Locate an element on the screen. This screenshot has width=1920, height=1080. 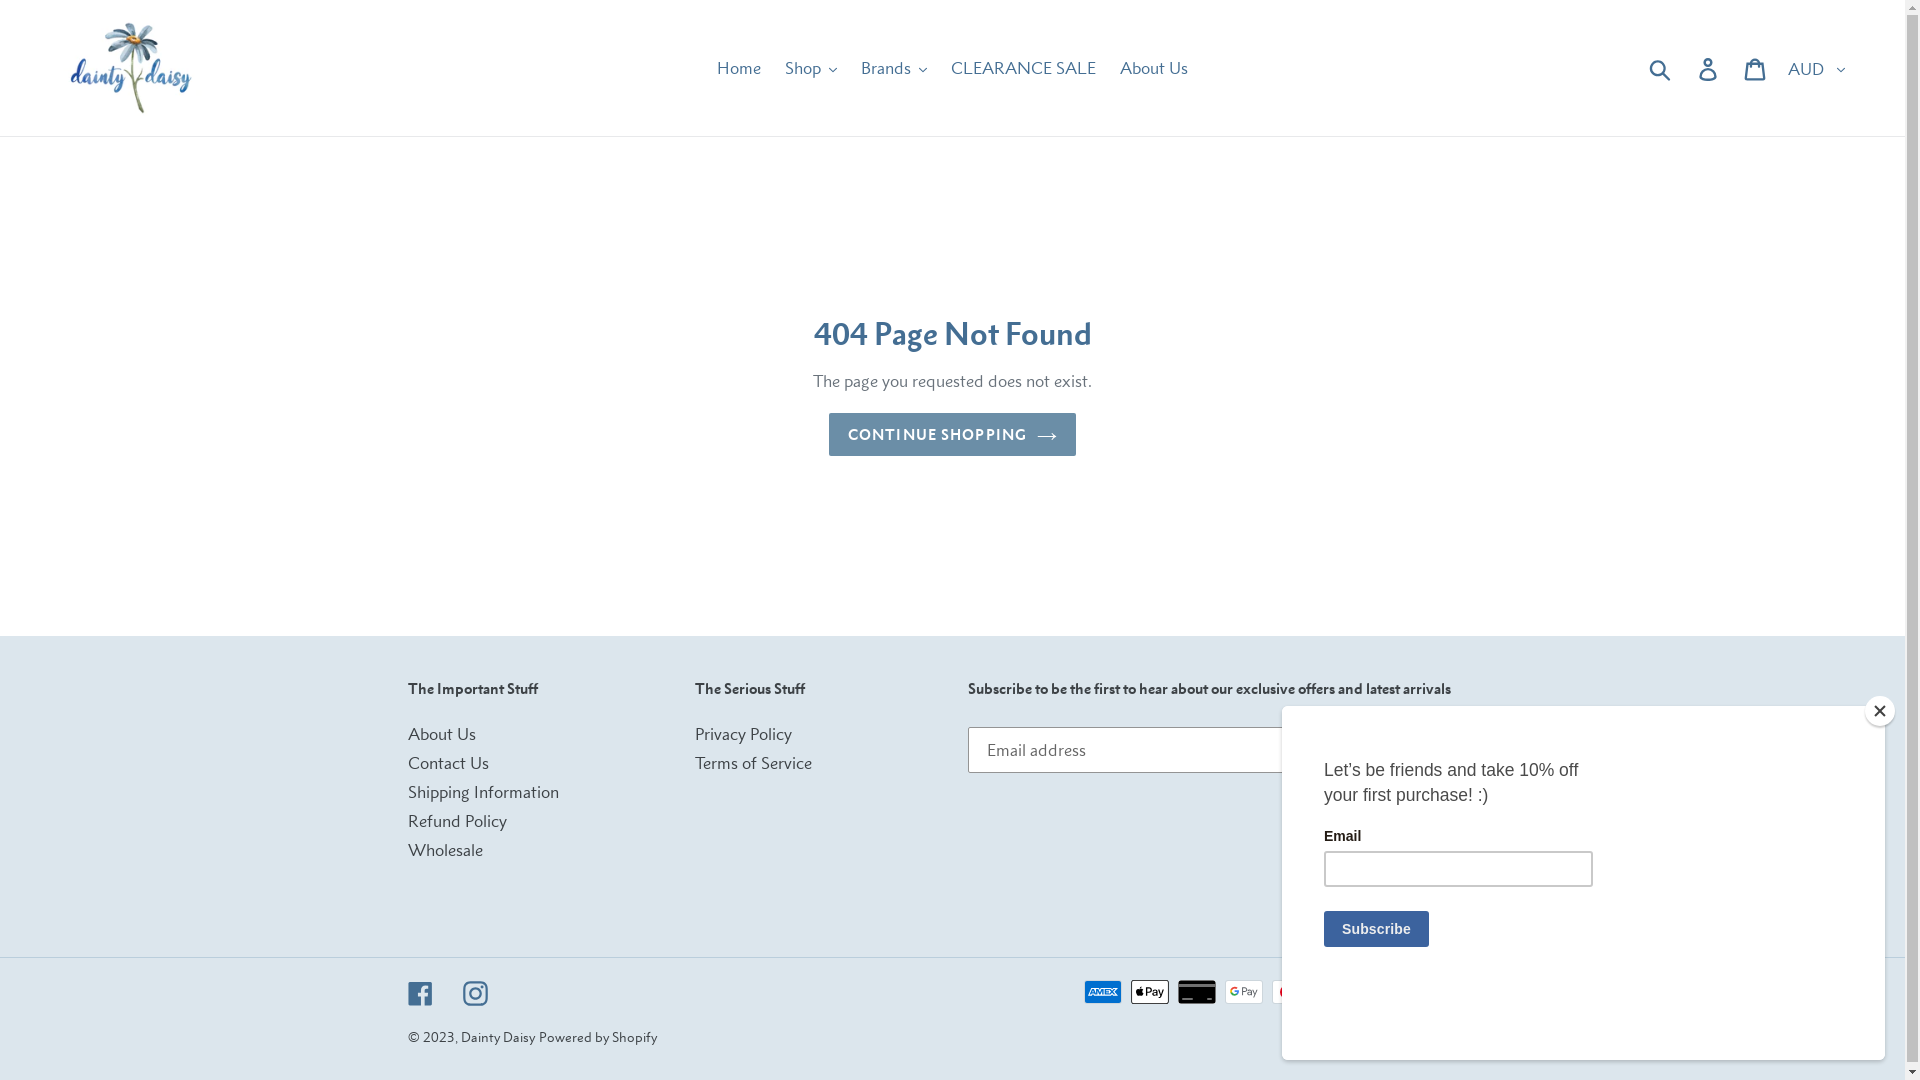
'Contact Us' is located at coordinates (407, 763).